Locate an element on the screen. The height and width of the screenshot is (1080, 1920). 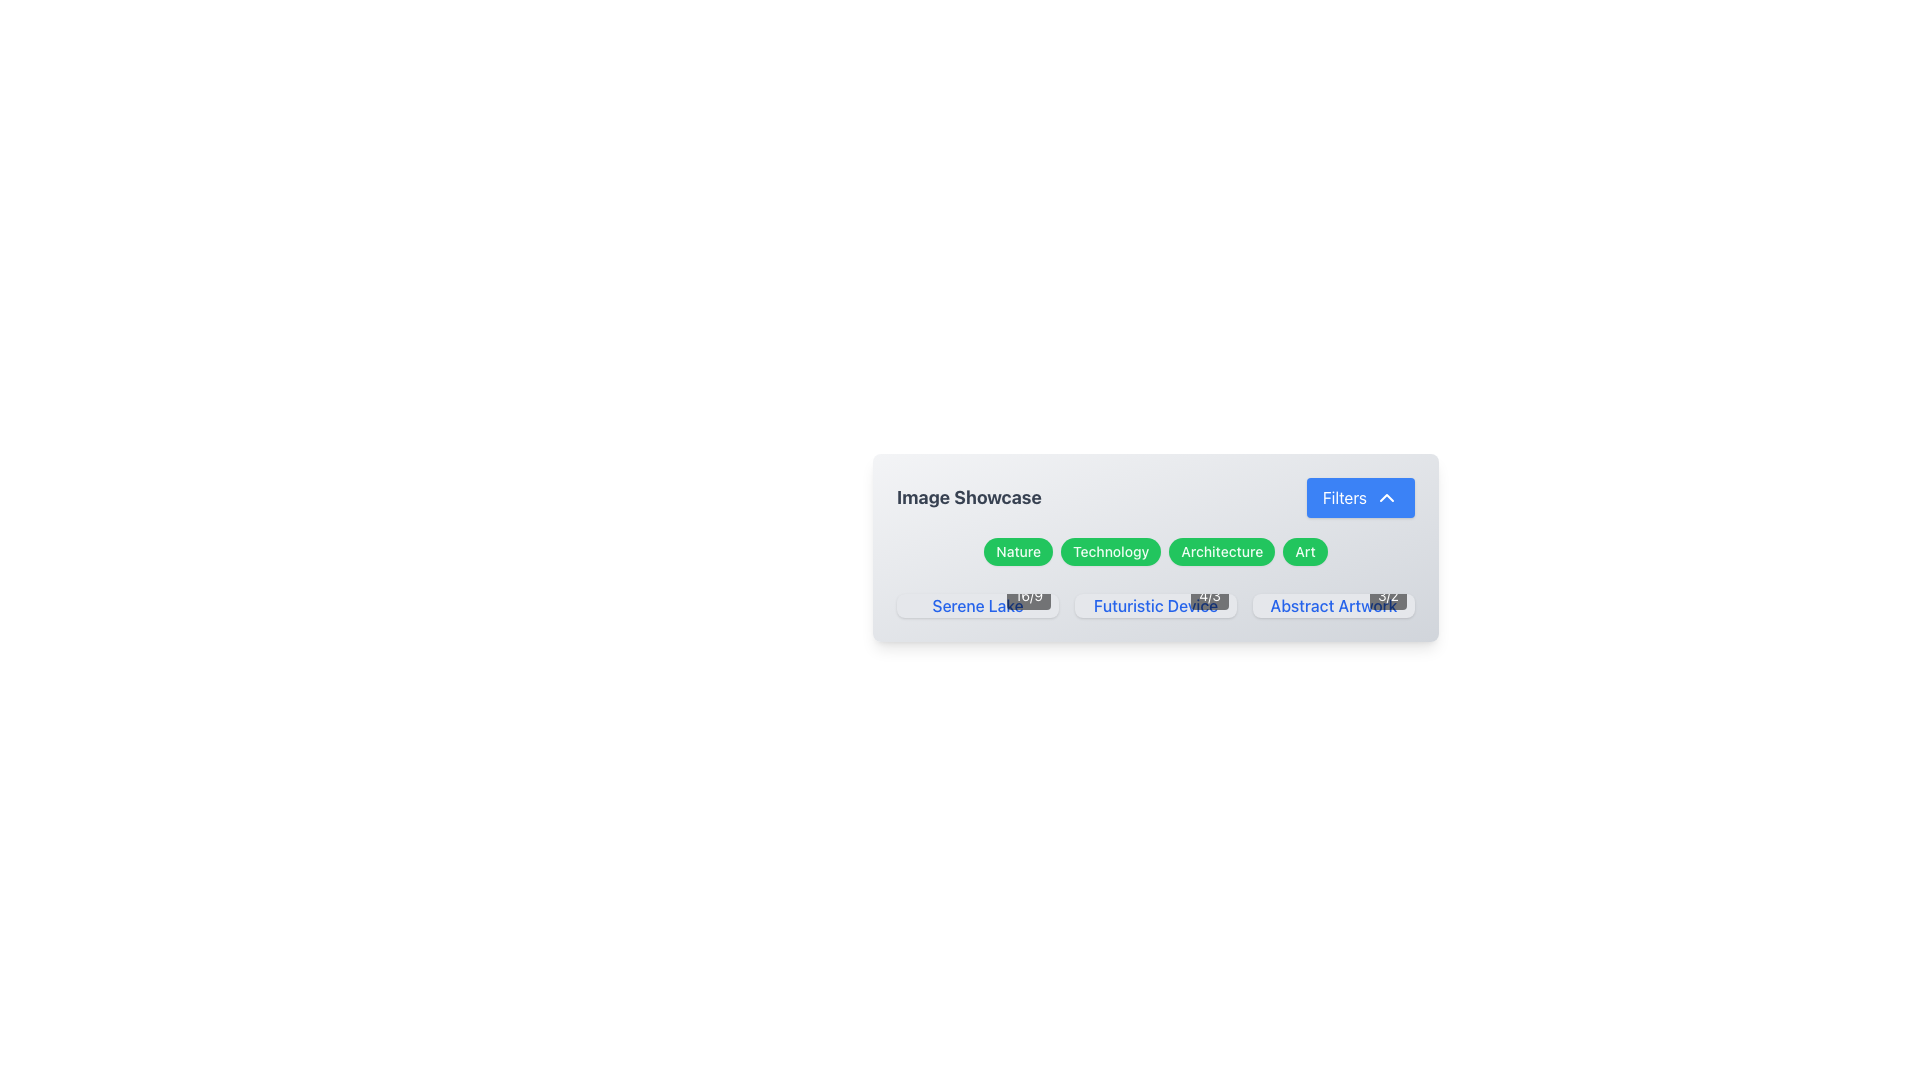
the 'Architecture' button, which is the third button in a horizontal group of four is located at coordinates (1221, 551).